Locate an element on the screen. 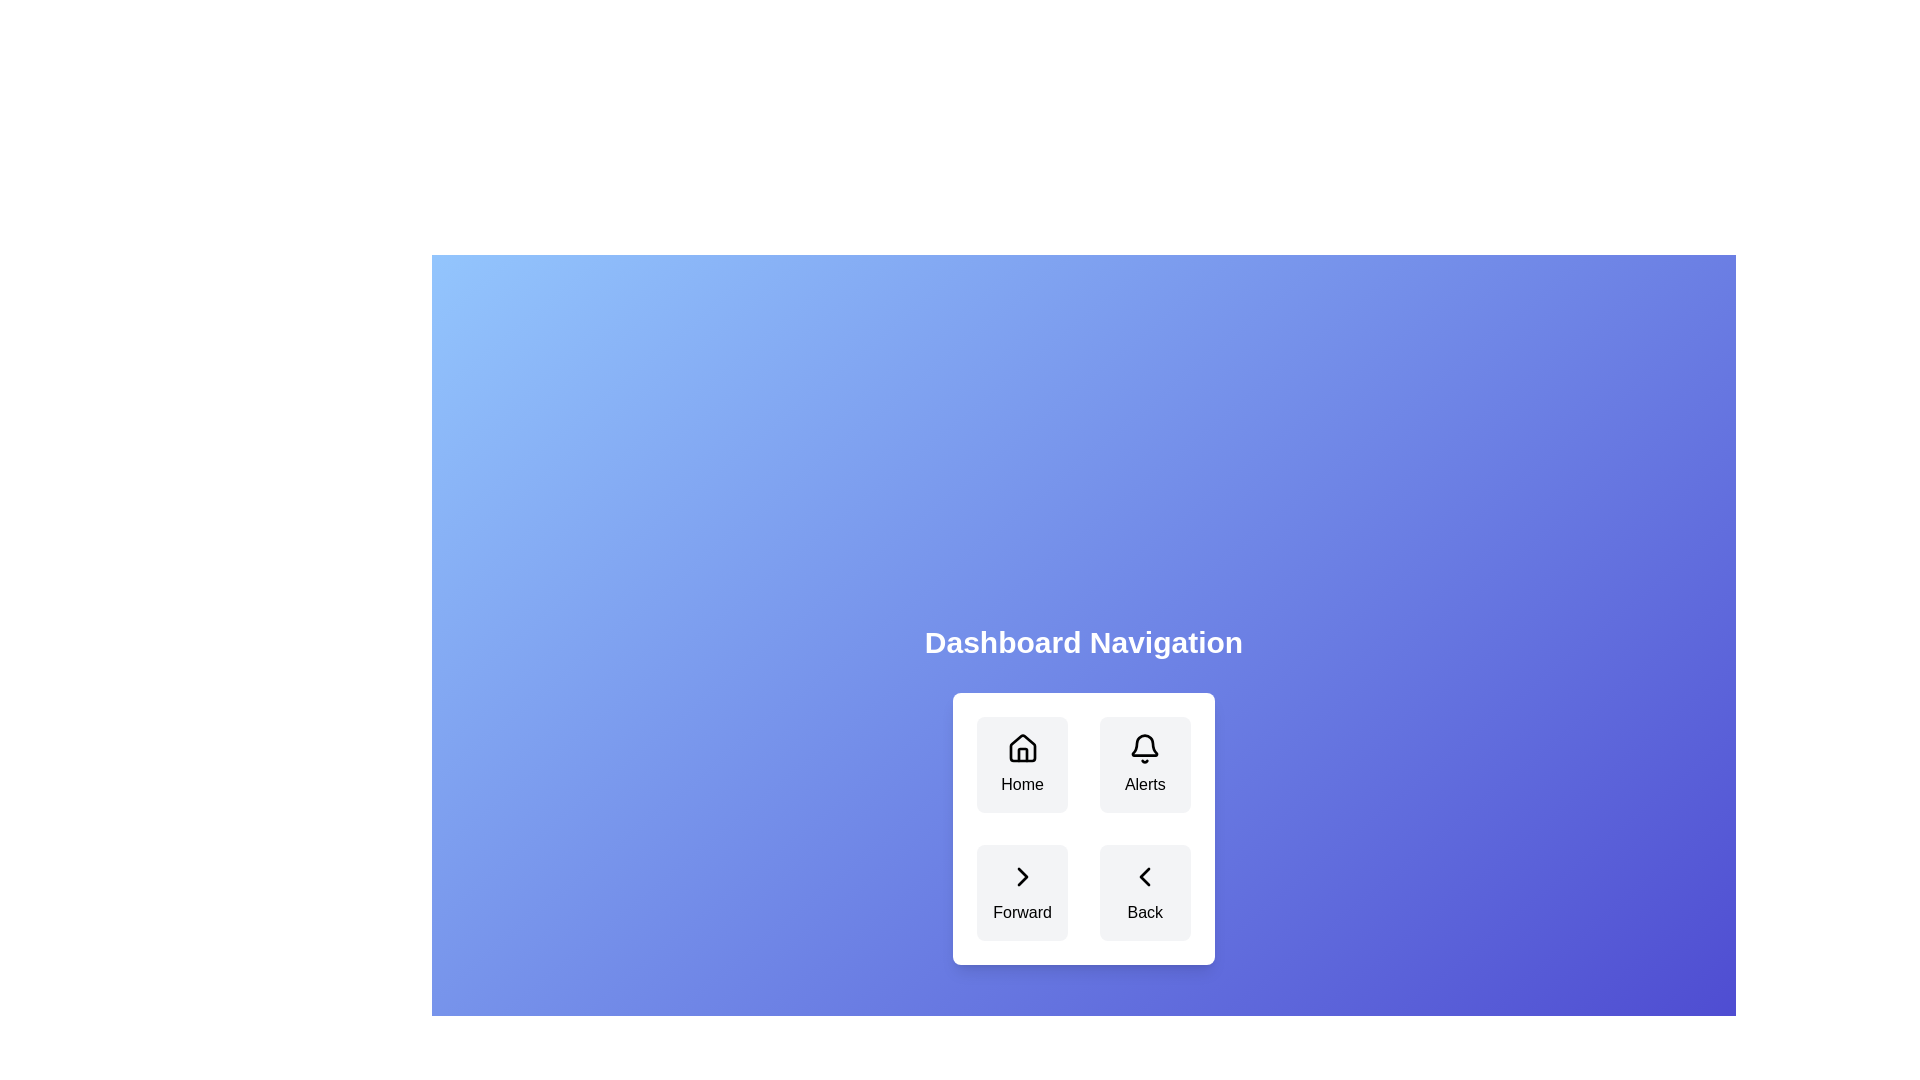 This screenshot has width=1920, height=1080. the right-facing chevron icon located in the bottom-left cell of the navigation panel under the label 'Forward' is located at coordinates (1022, 875).